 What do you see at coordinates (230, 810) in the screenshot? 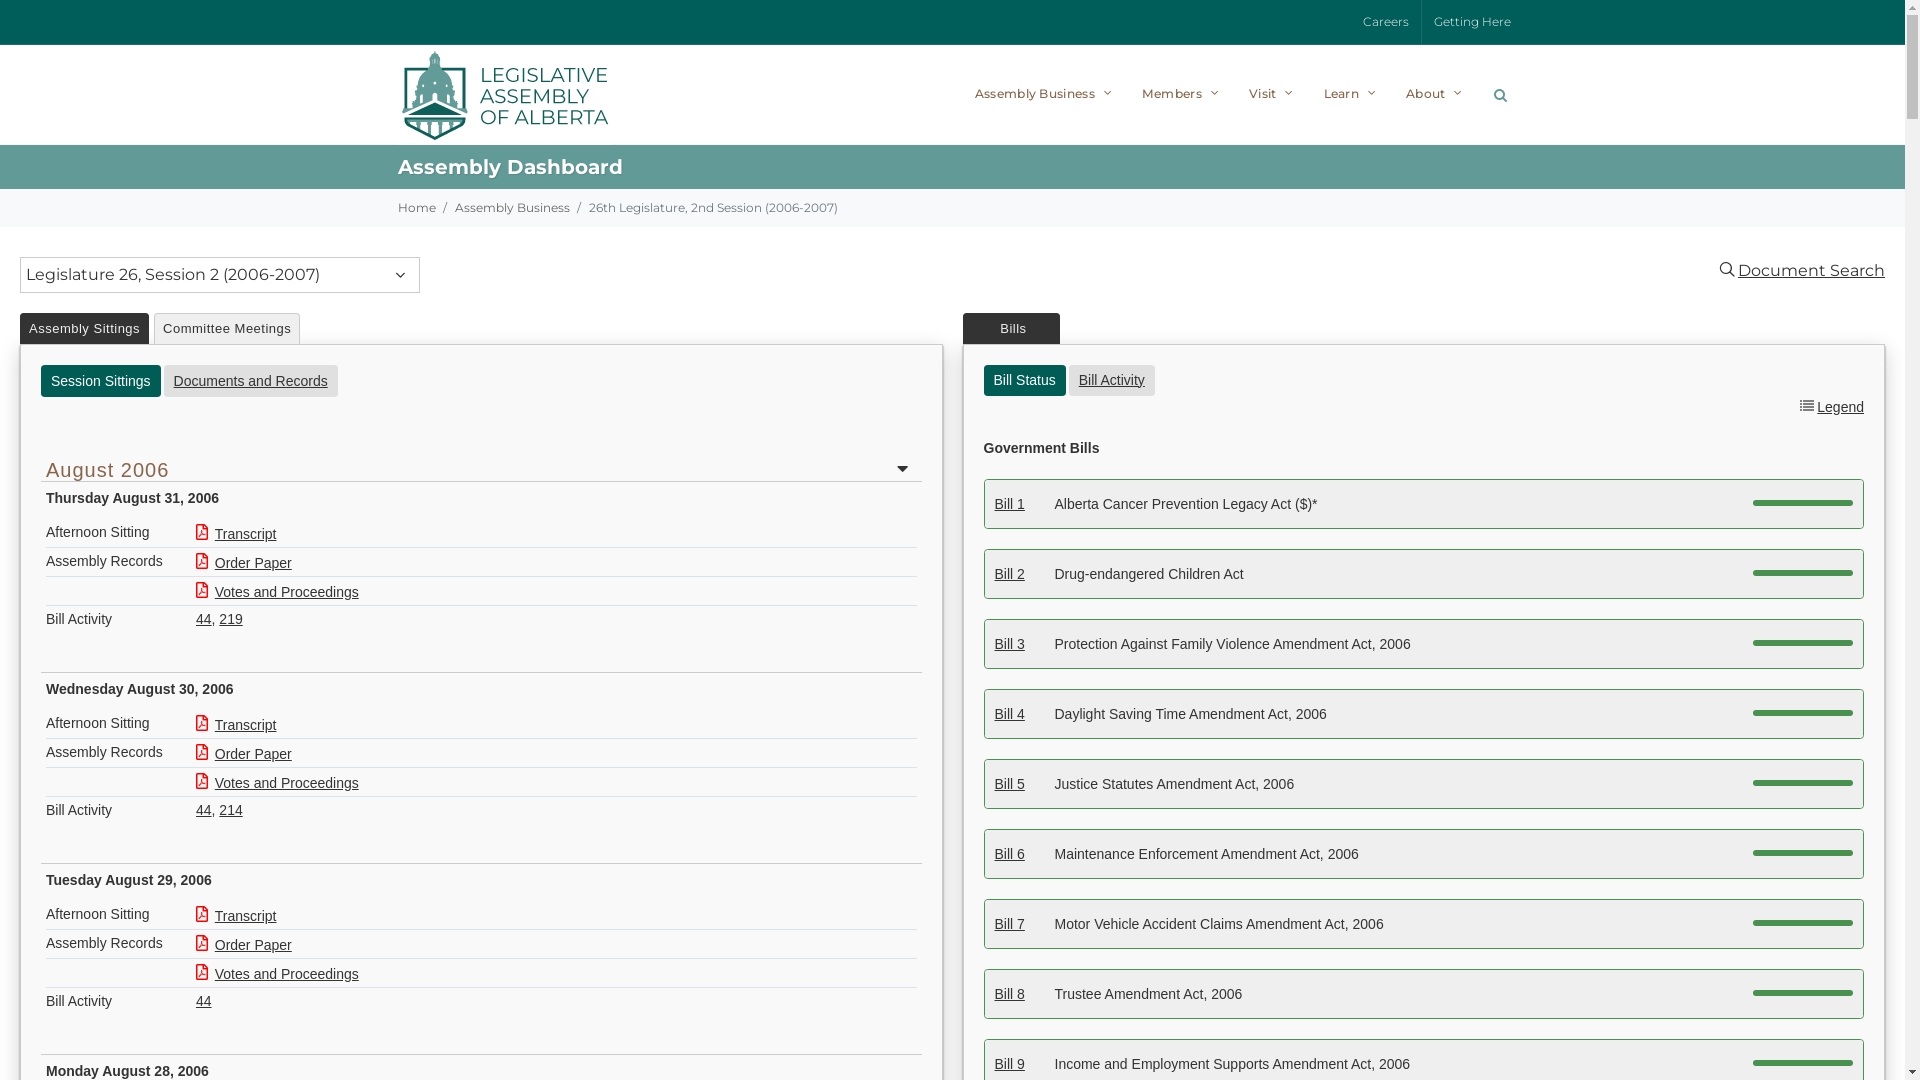
I see `'214'` at bounding box center [230, 810].